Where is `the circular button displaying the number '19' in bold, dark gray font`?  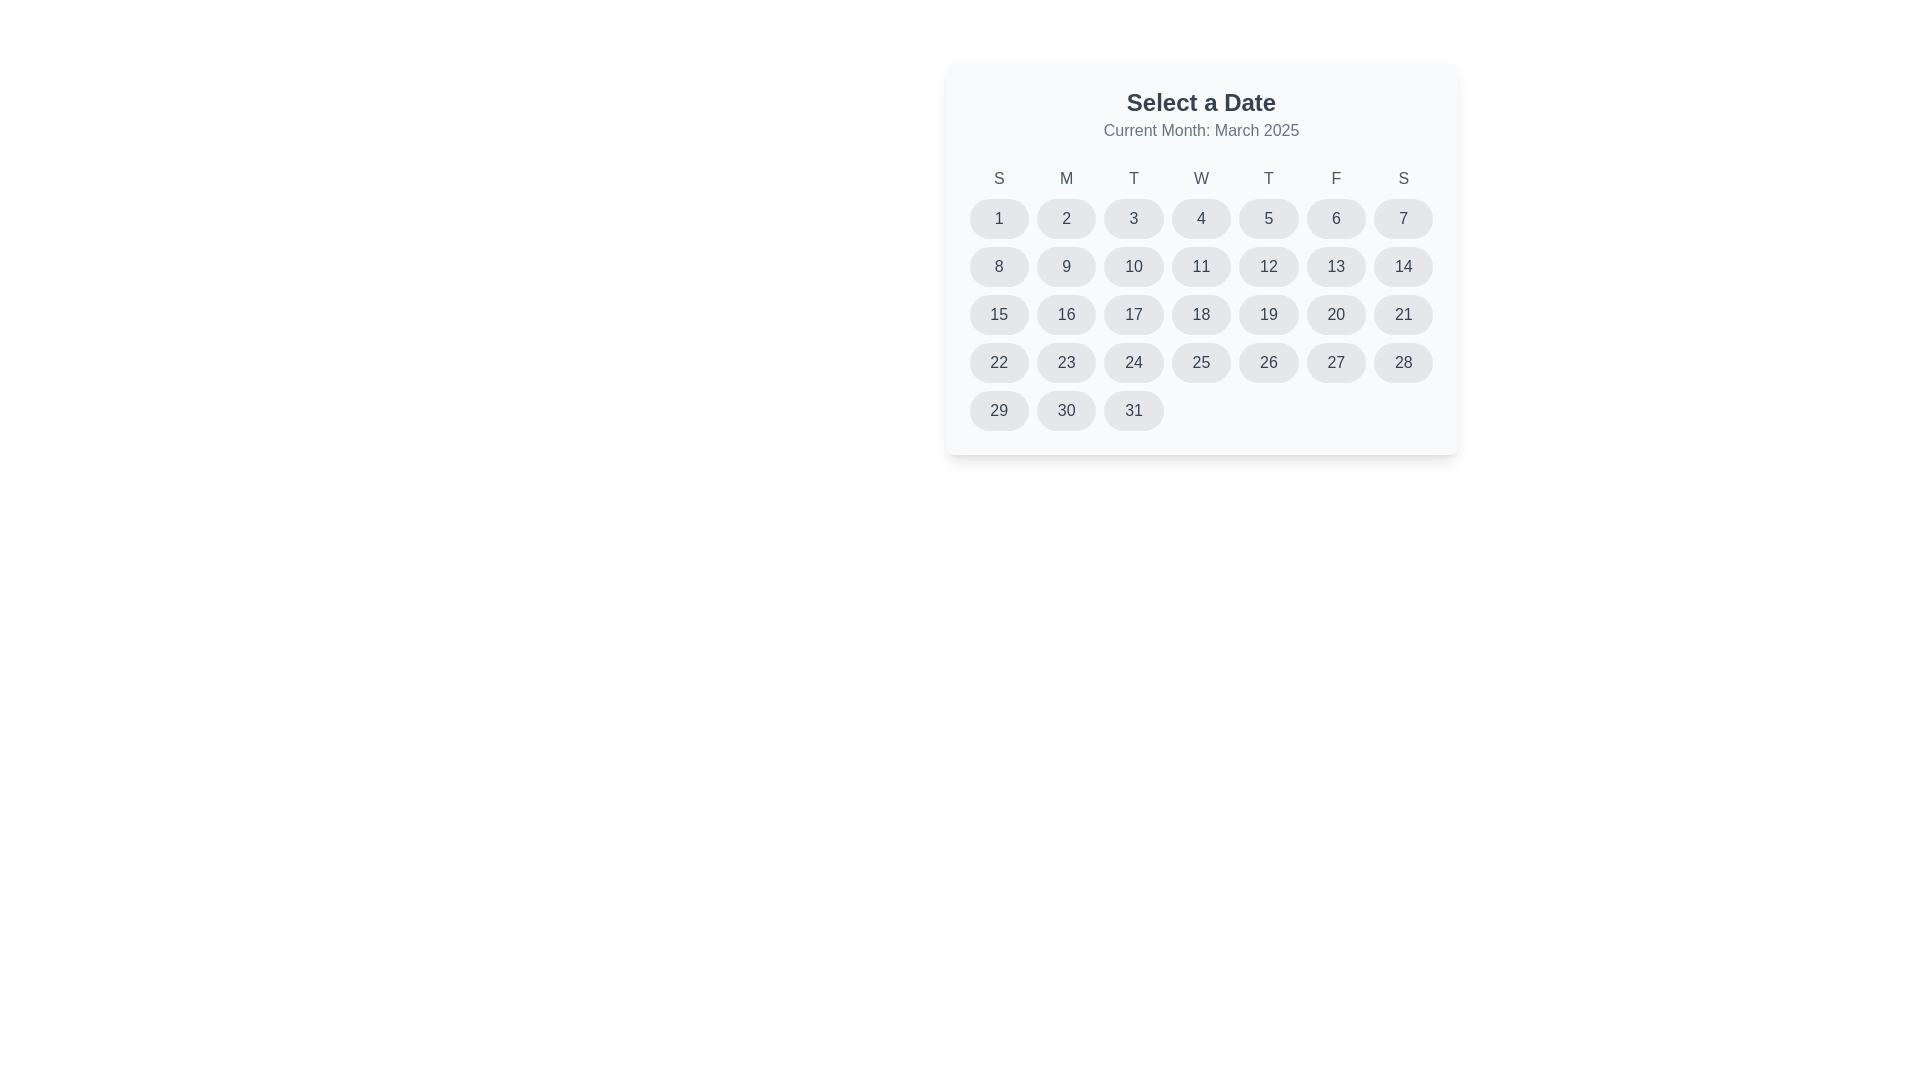 the circular button displaying the number '19' in bold, dark gray font is located at coordinates (1267, 315).